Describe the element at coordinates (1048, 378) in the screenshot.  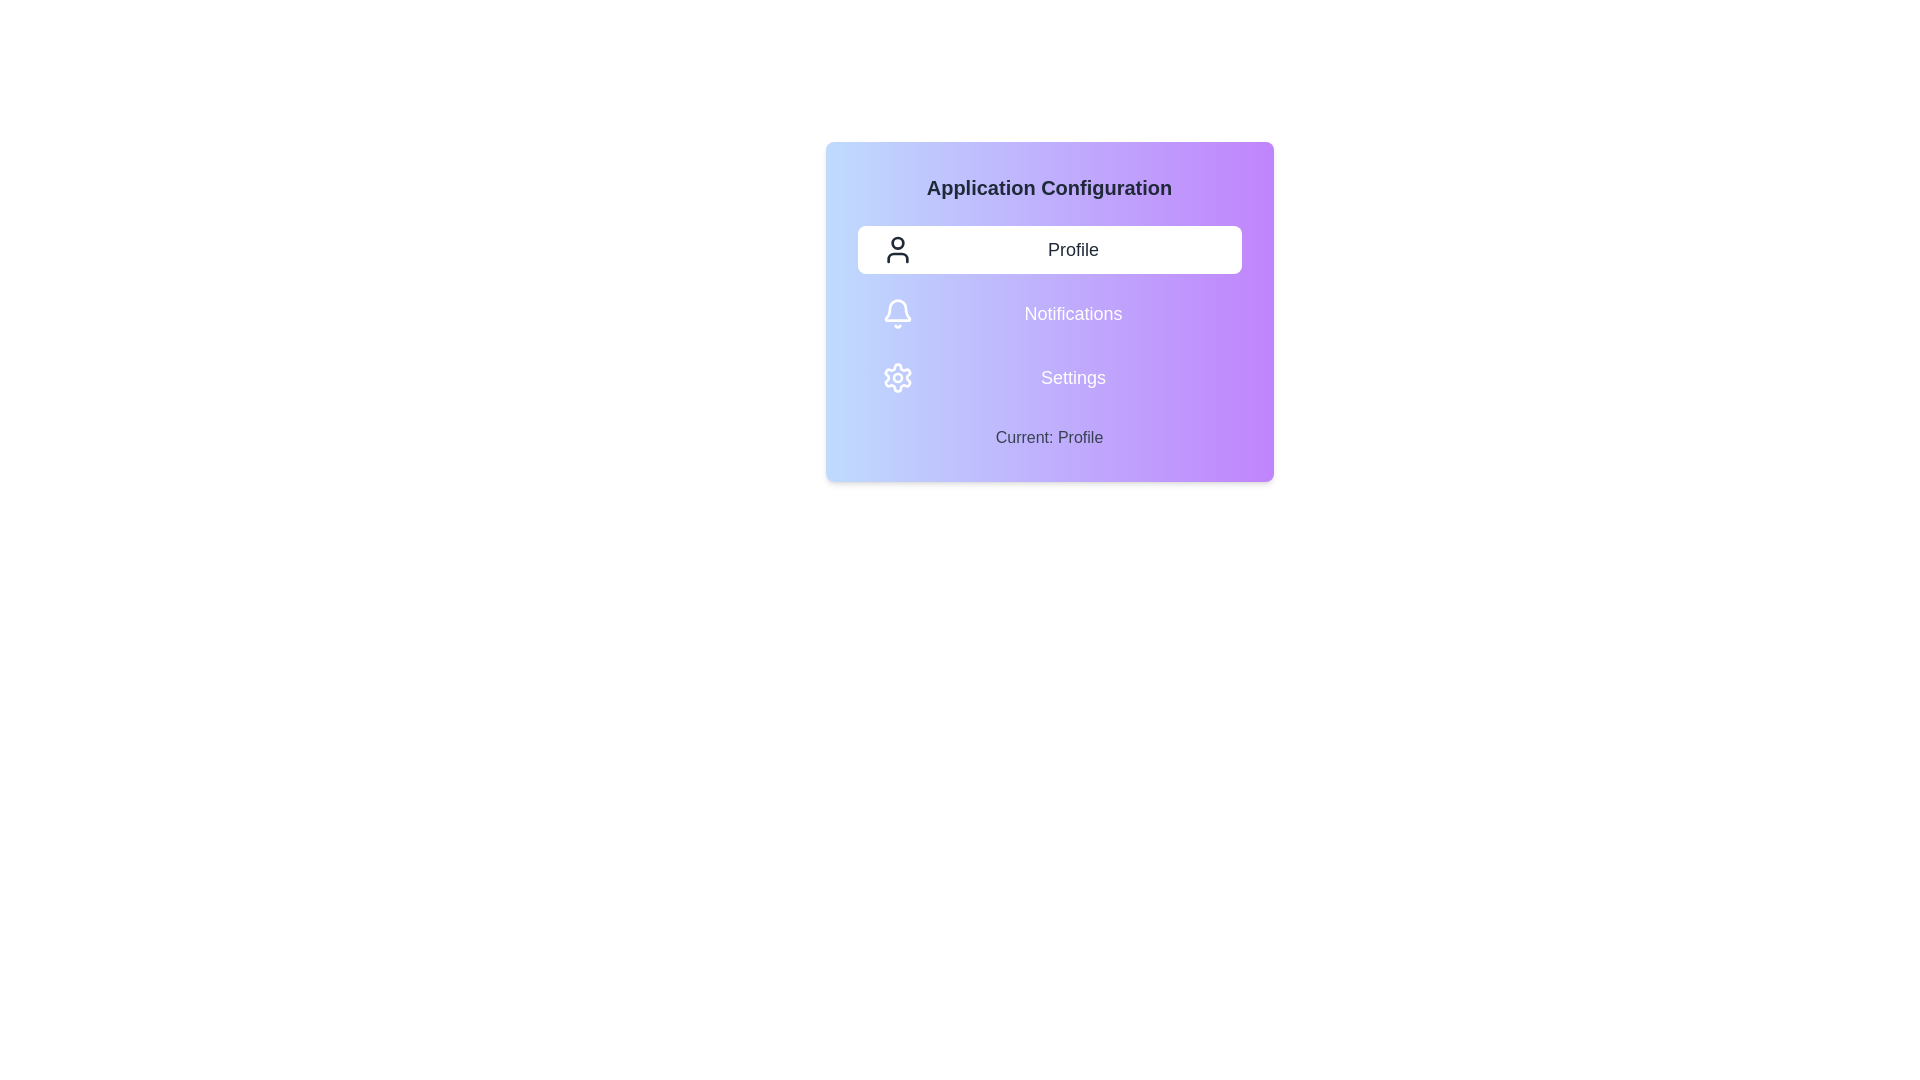
I see `the toggle option Settings` at that location.